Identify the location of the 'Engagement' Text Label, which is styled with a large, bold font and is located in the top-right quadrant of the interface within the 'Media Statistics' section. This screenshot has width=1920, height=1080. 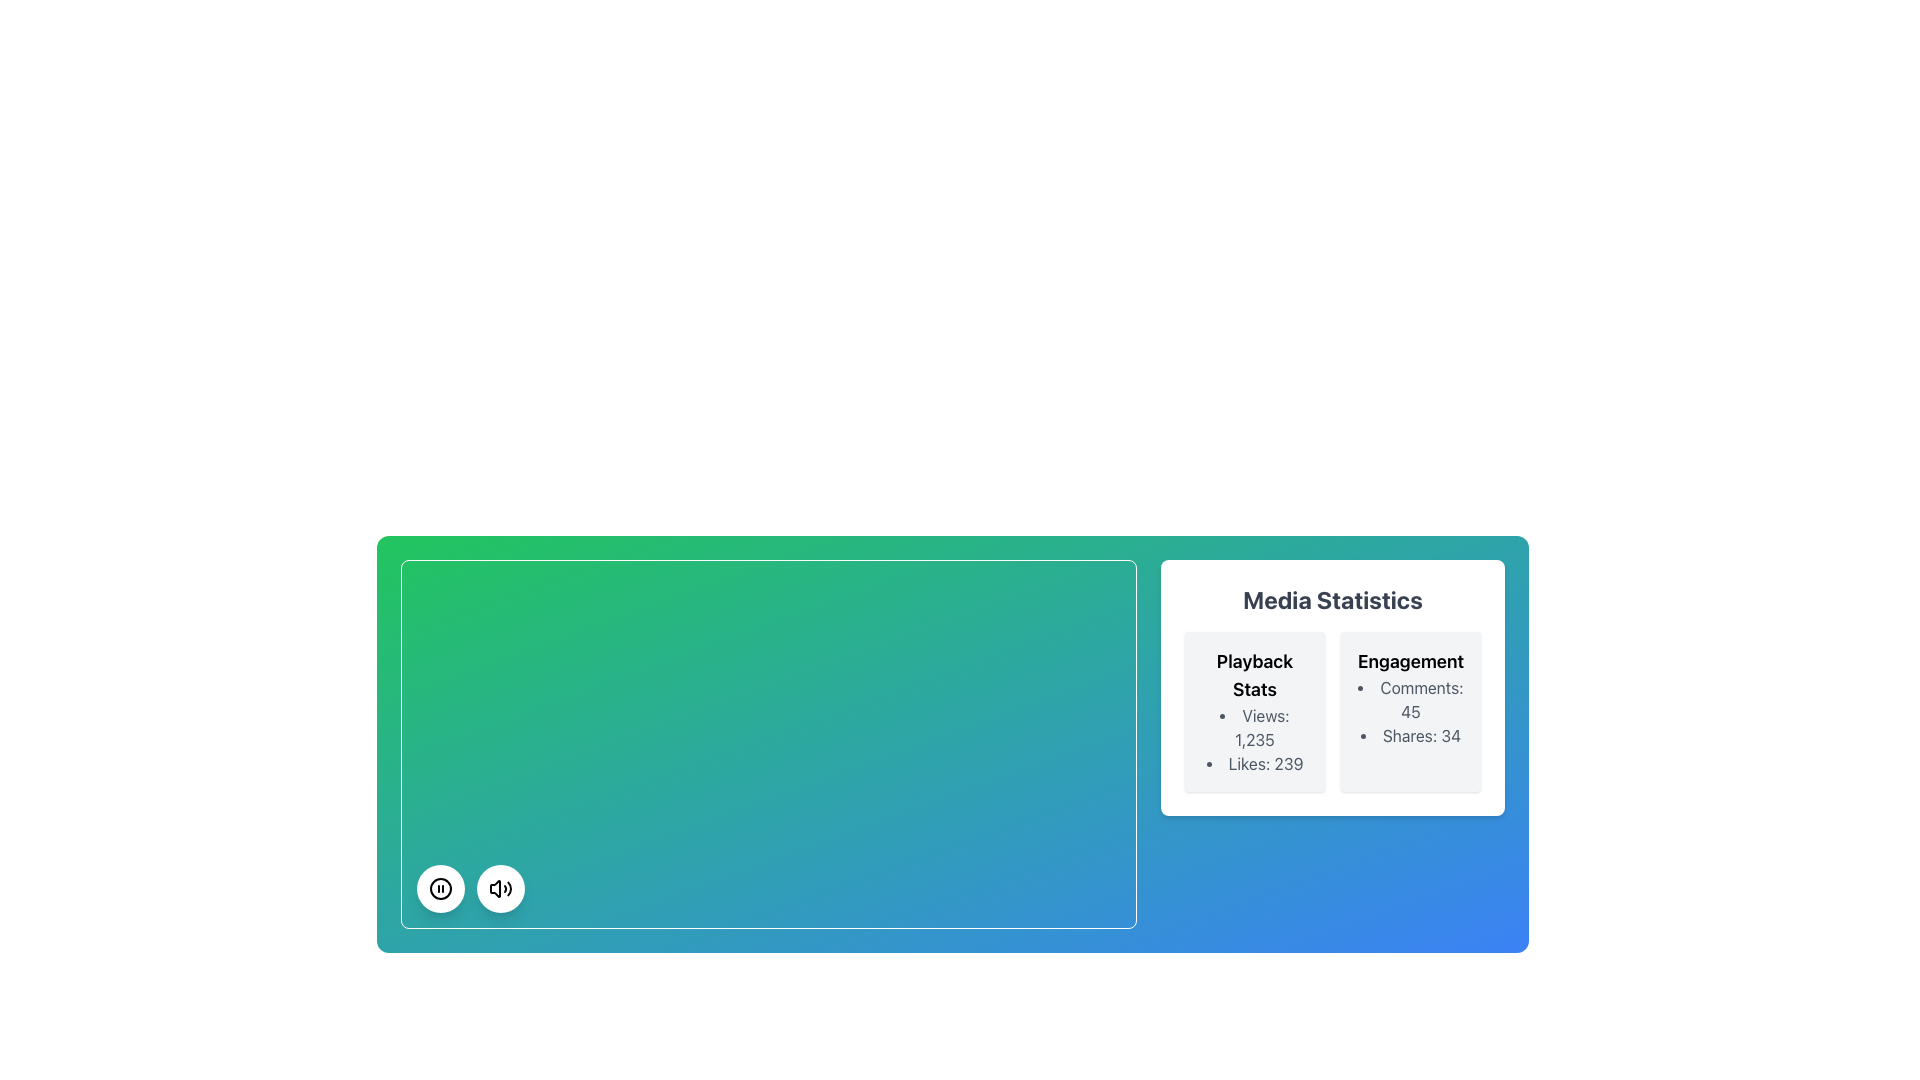
(1410, 662).